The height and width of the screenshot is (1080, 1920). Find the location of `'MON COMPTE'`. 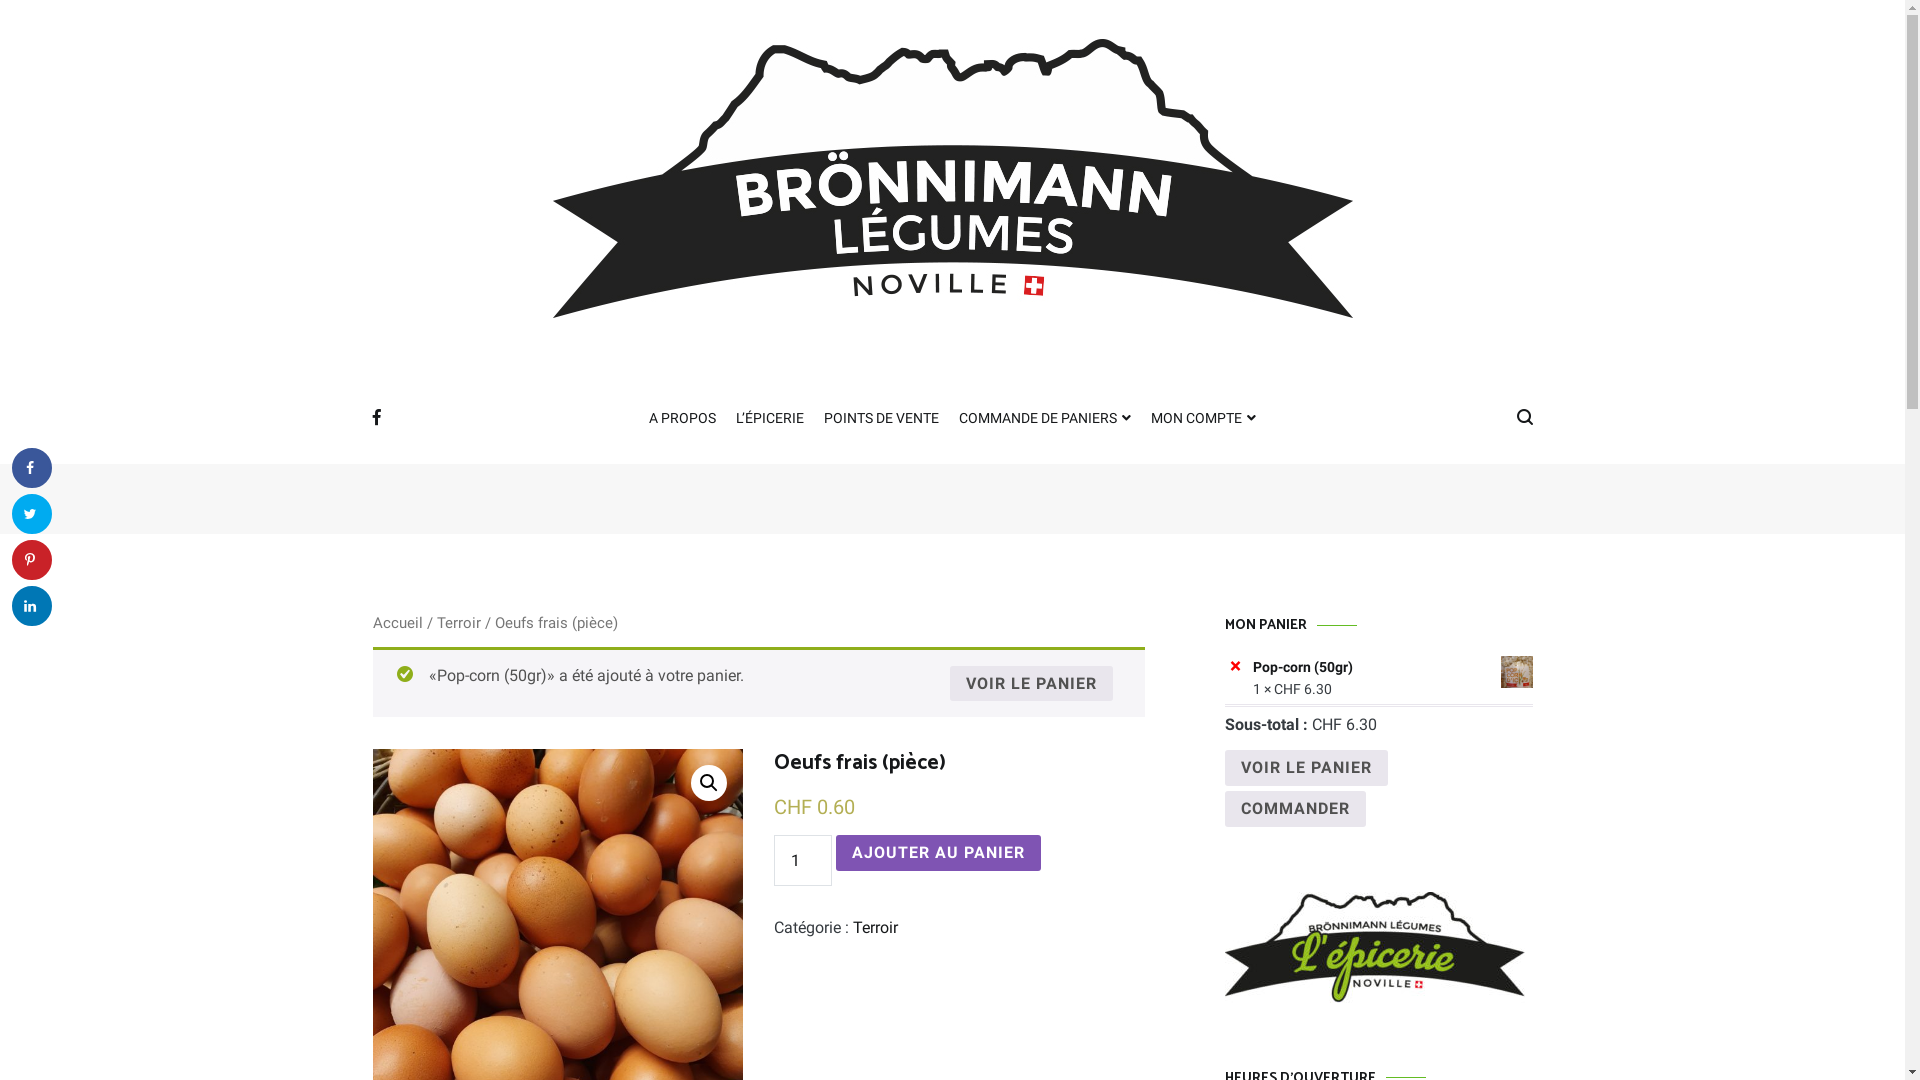

'MON COMPTE' is located at coordinates (1202, 418).